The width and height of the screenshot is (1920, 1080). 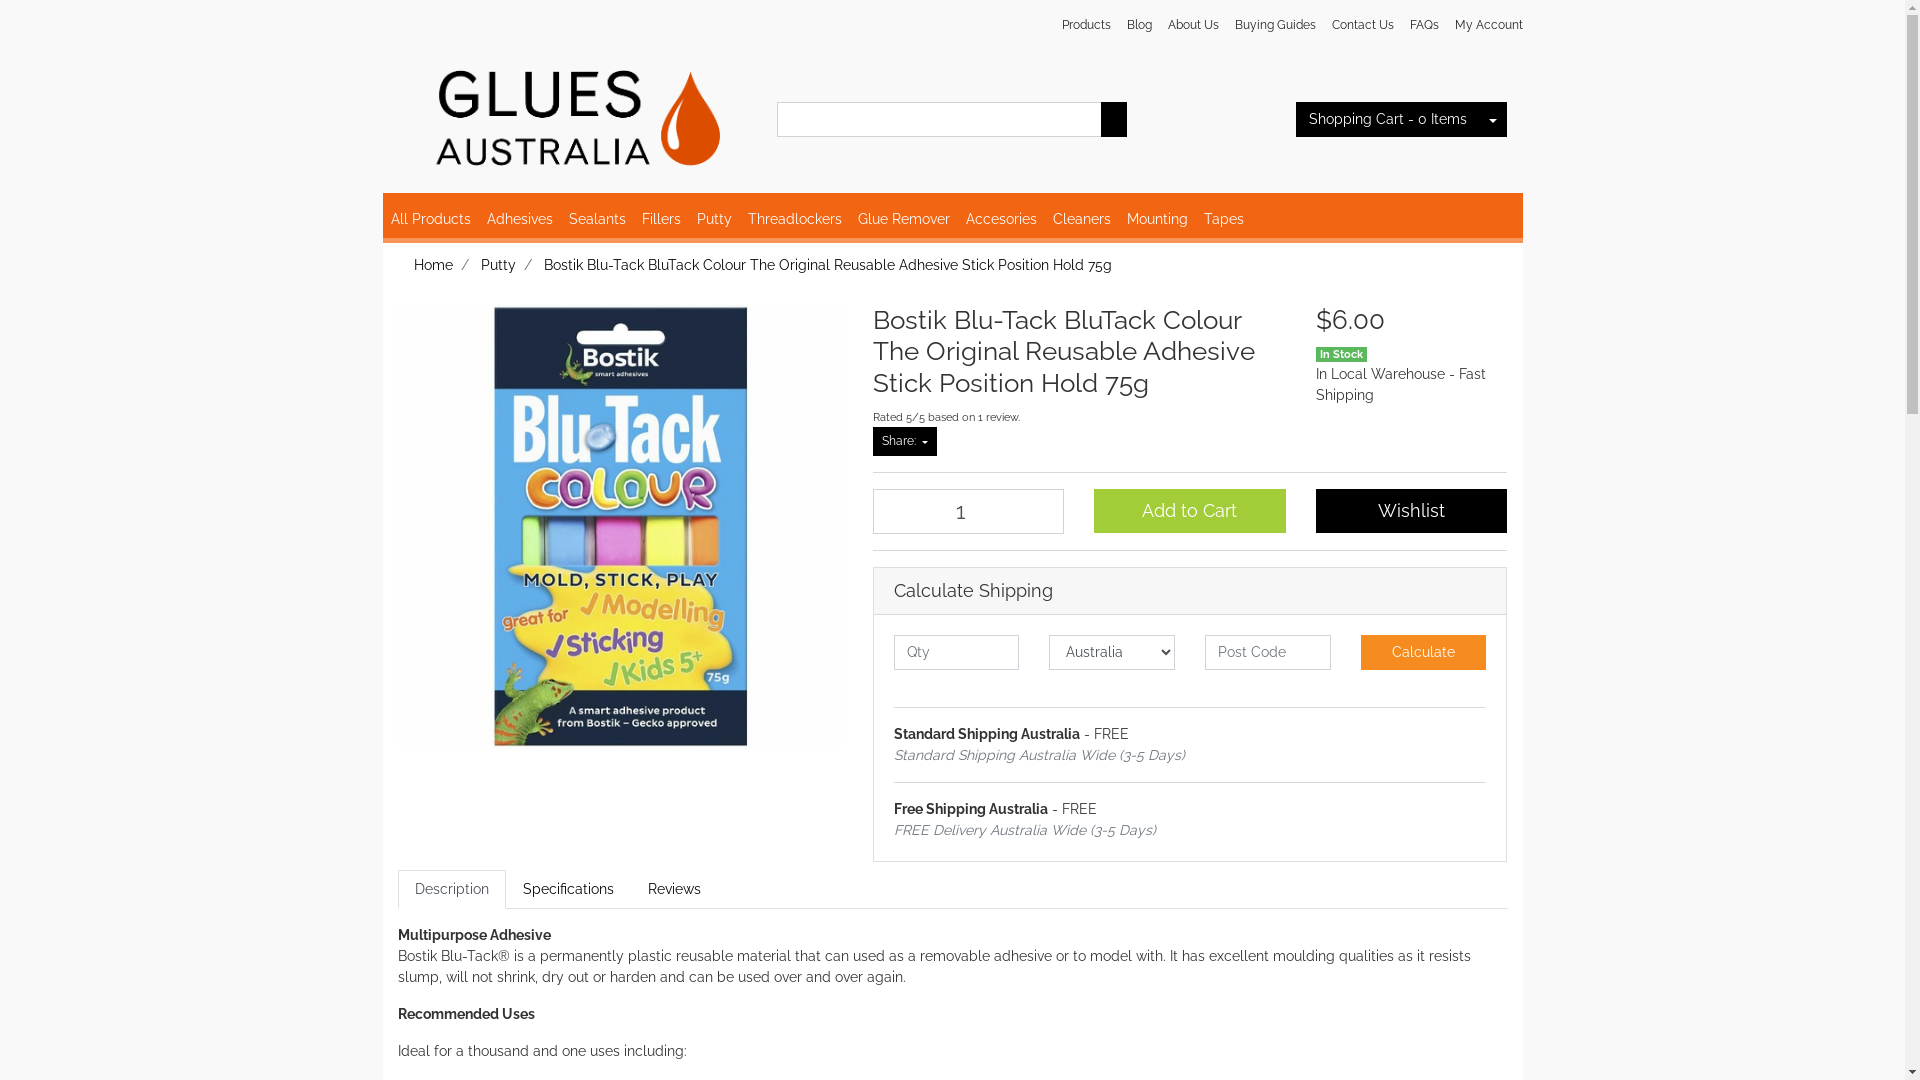 I want to click on 'Calculate', so click(x=1423, y=652).